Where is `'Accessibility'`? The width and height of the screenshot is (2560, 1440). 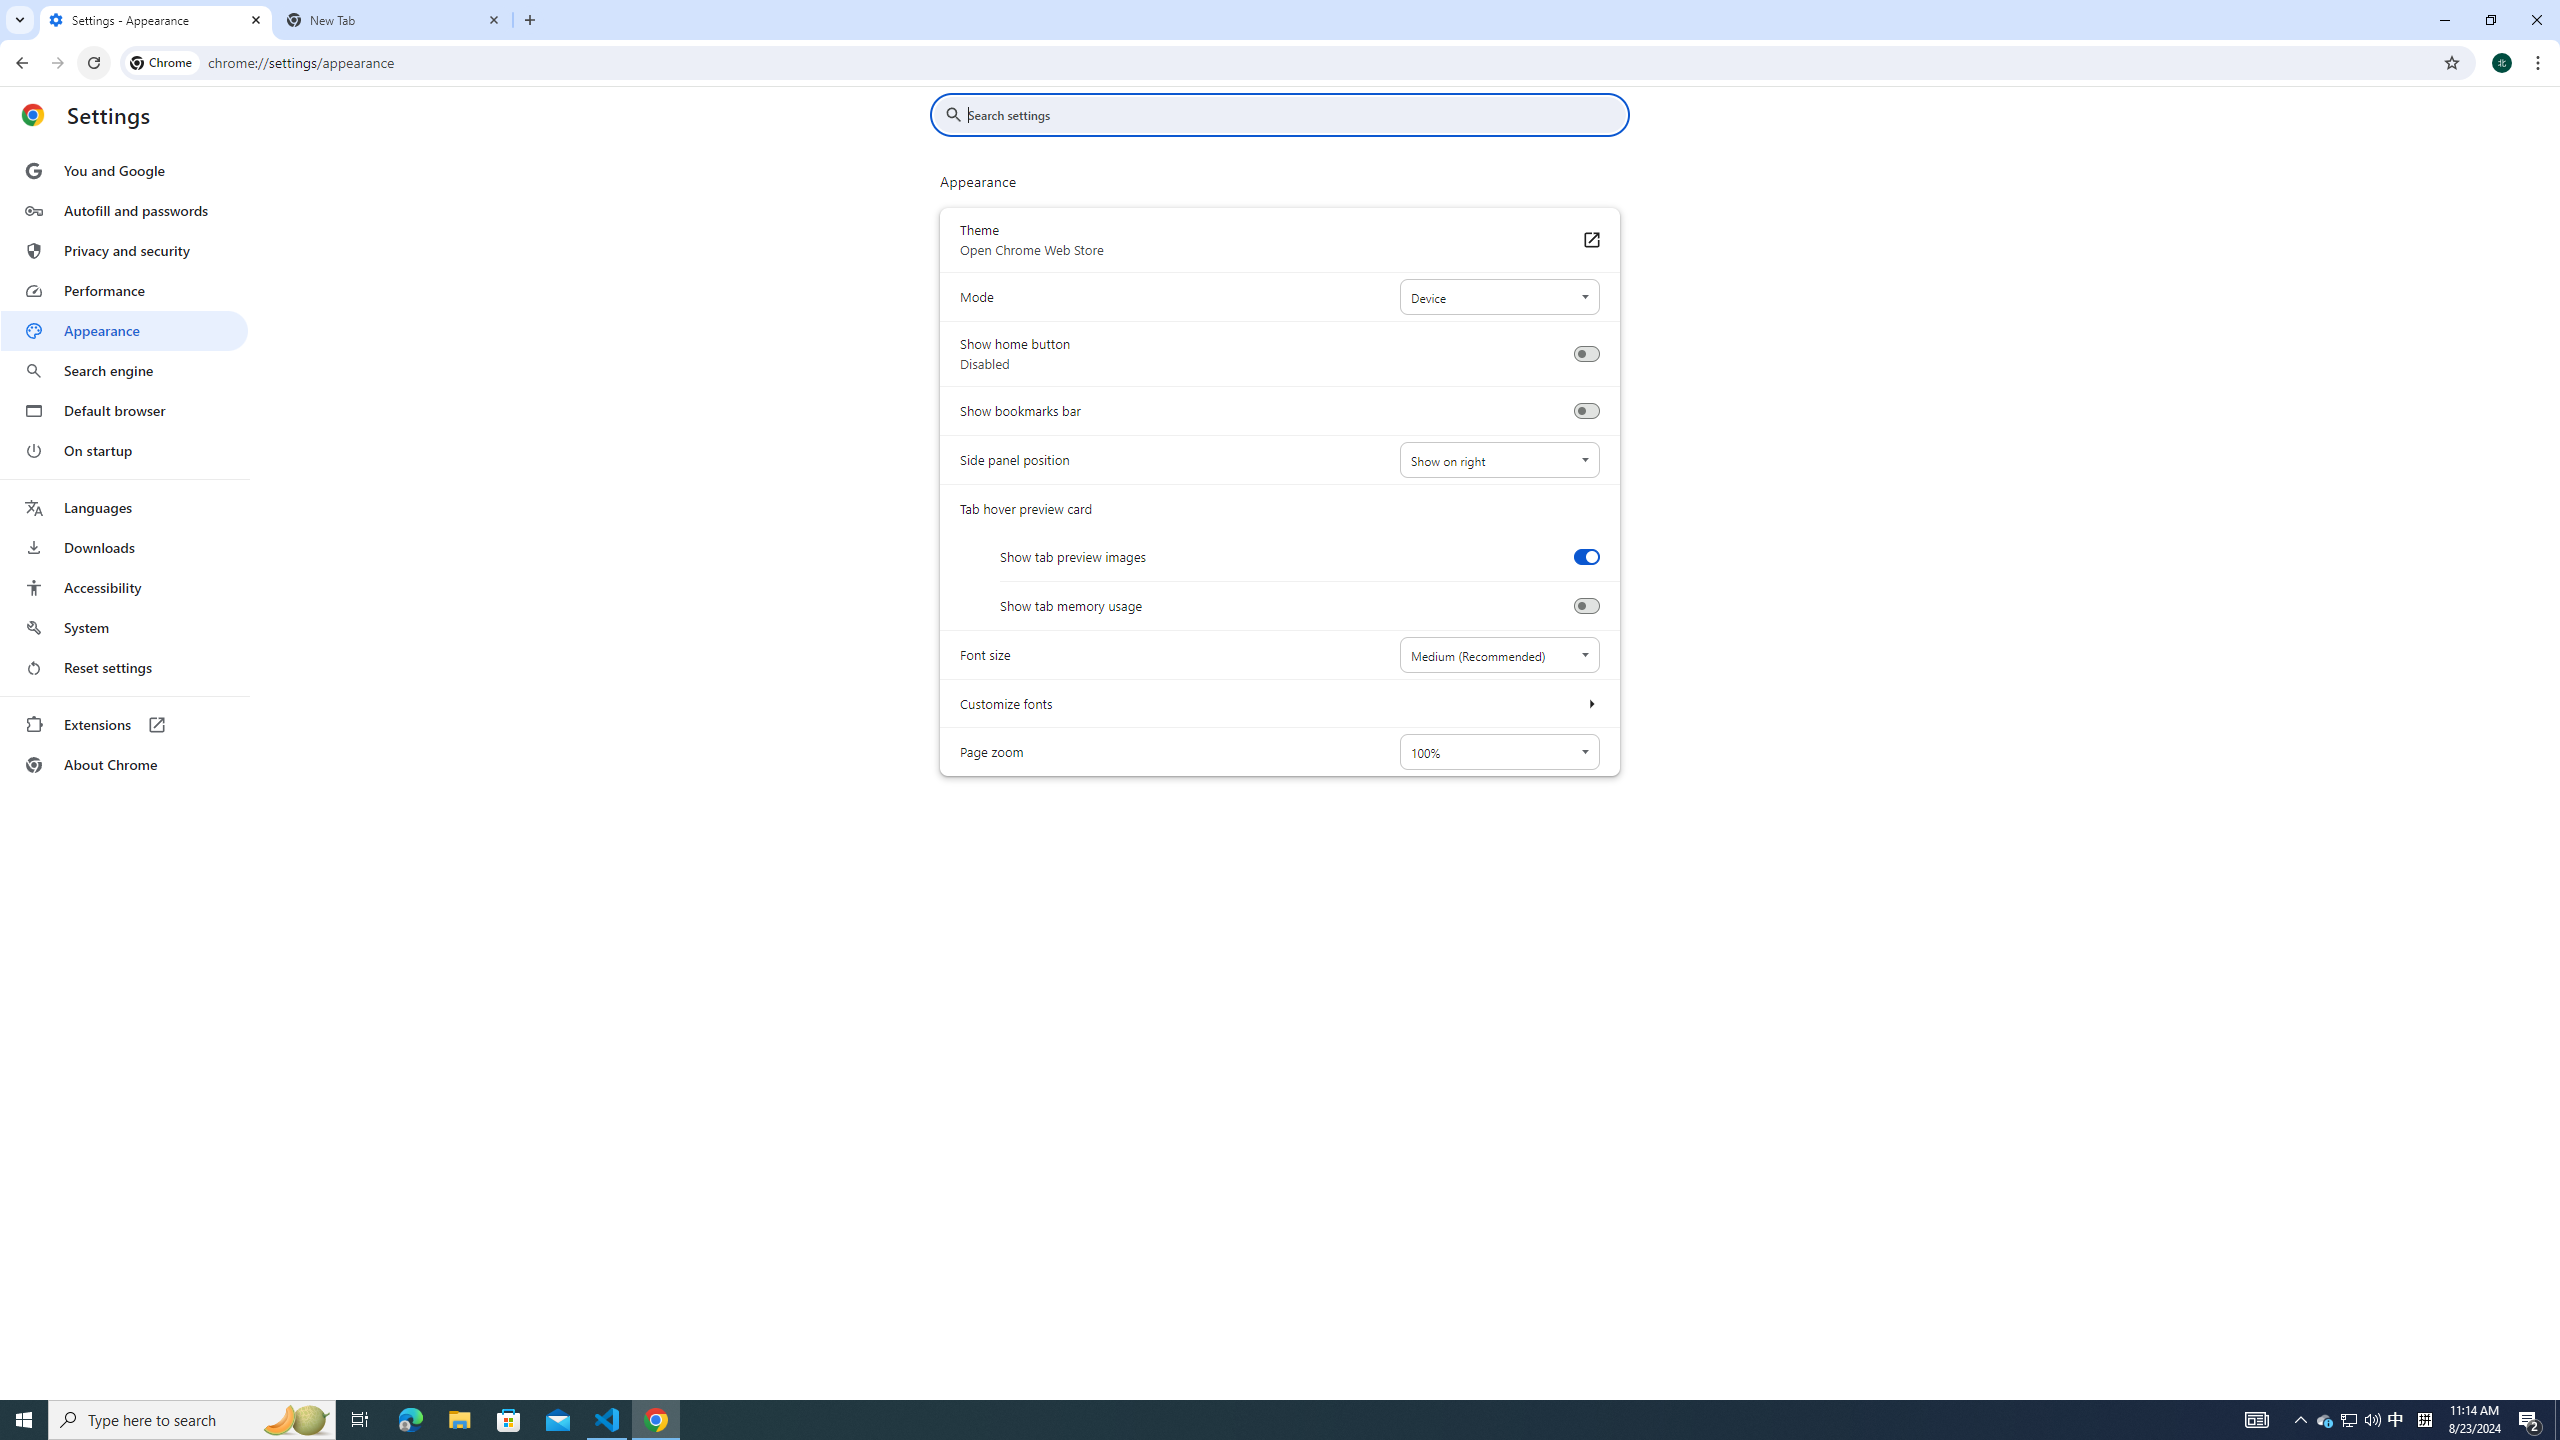
'Accessibility' is located at coordinates (123, 586).